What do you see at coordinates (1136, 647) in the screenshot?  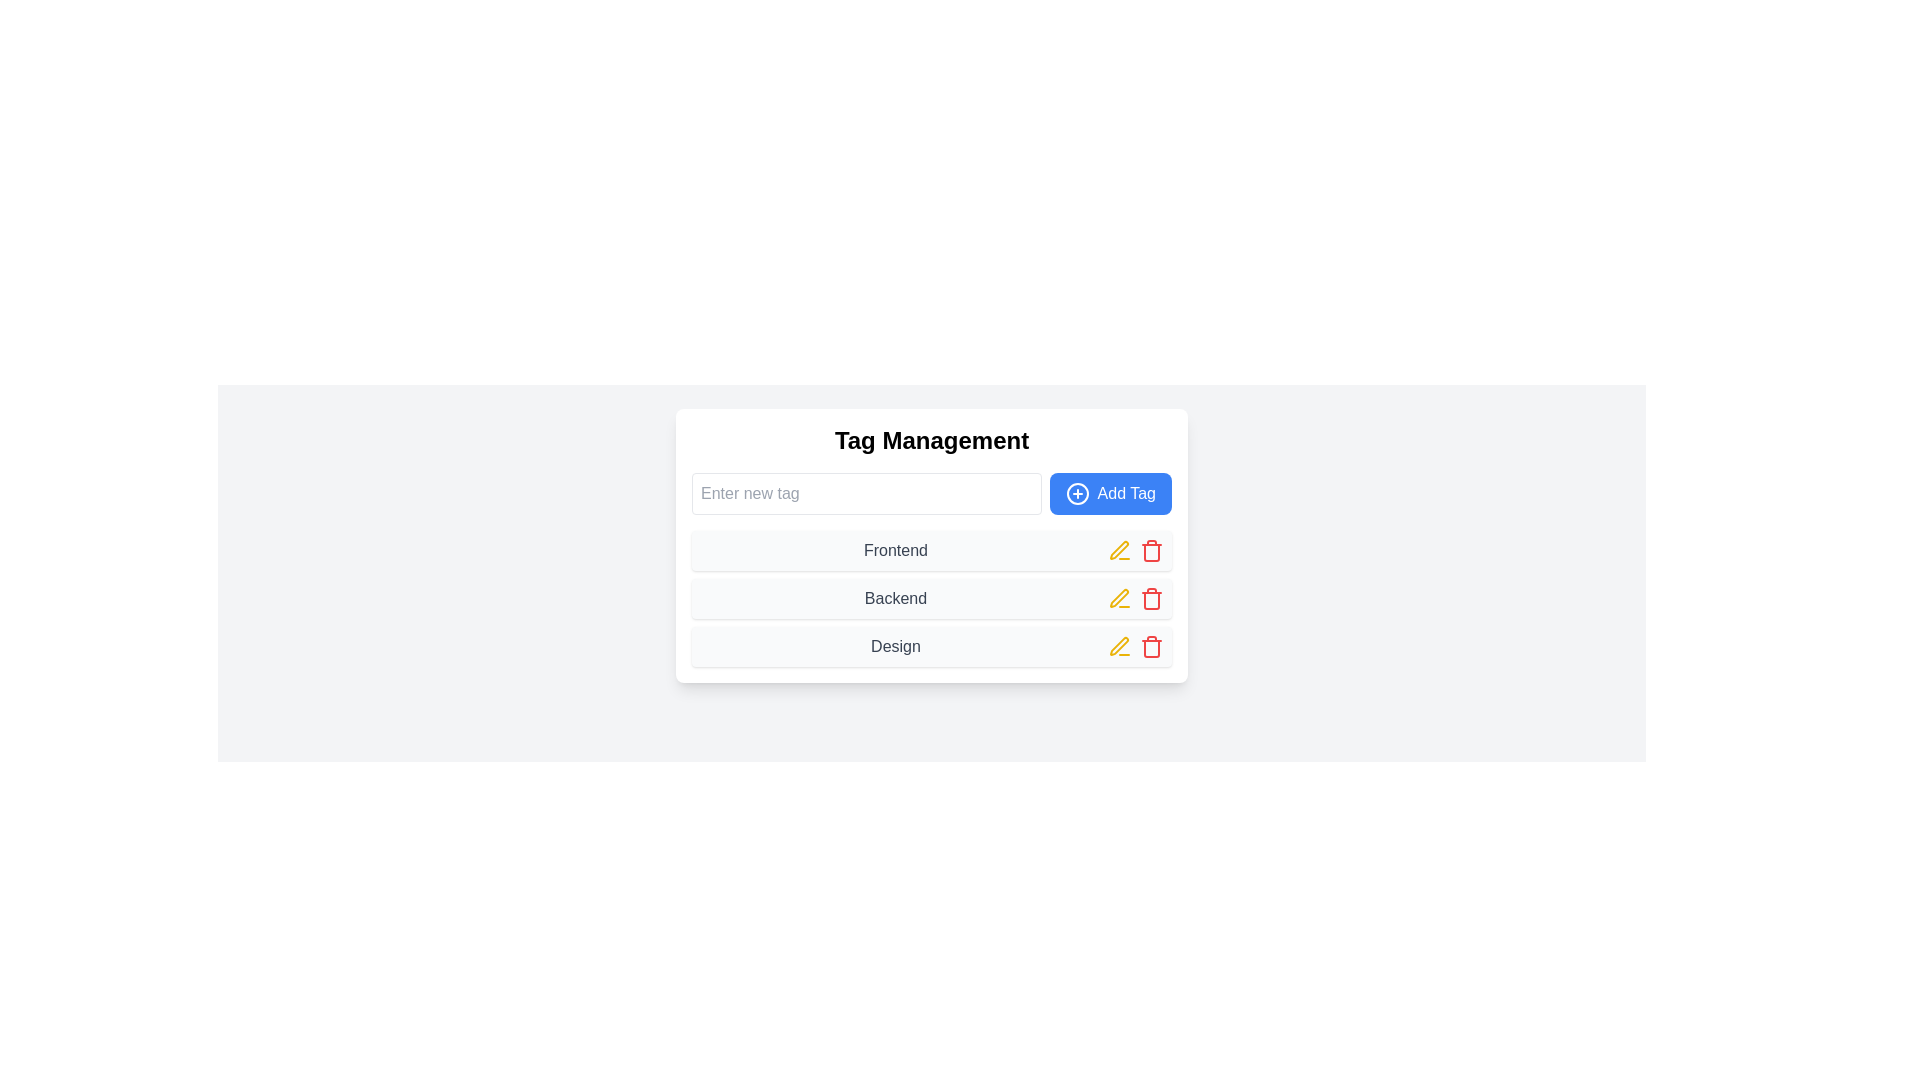 I see `the icon group representing action controls for the 'Design' row` at bounding box center [1136, 647].